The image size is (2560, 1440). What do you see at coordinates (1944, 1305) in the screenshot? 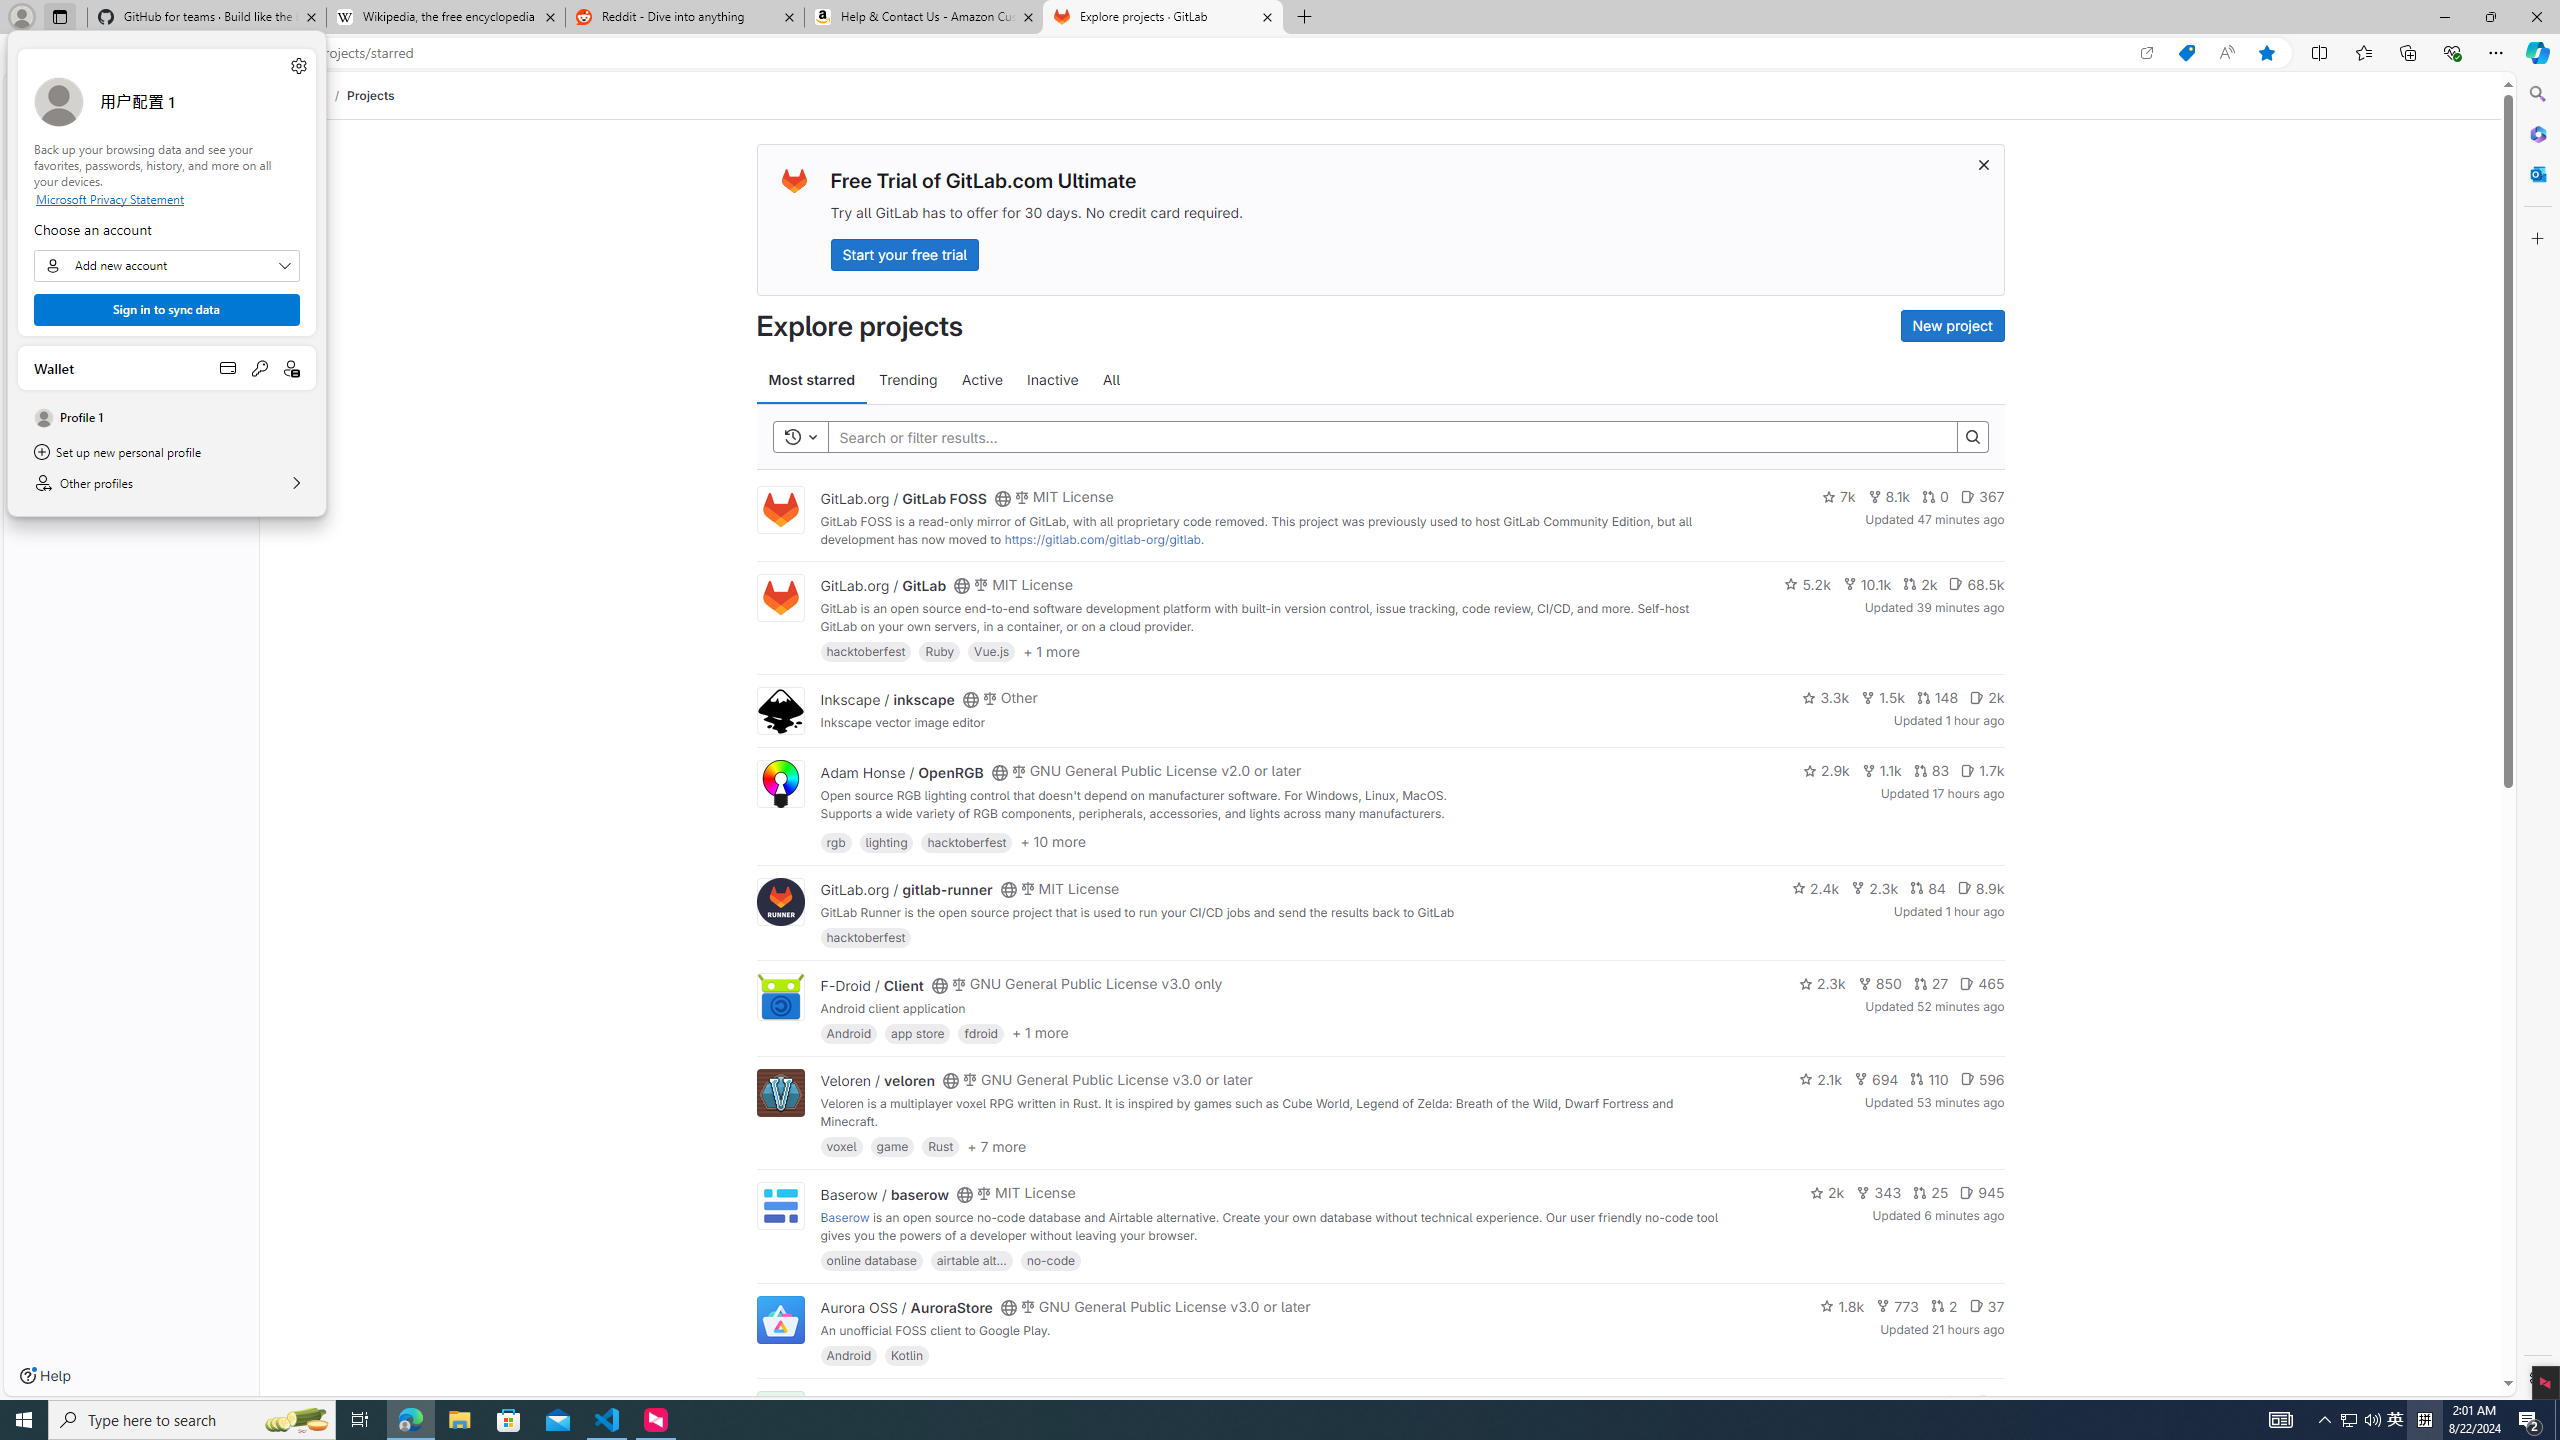
I see `'2'` at bounding box center [1944, 1305].